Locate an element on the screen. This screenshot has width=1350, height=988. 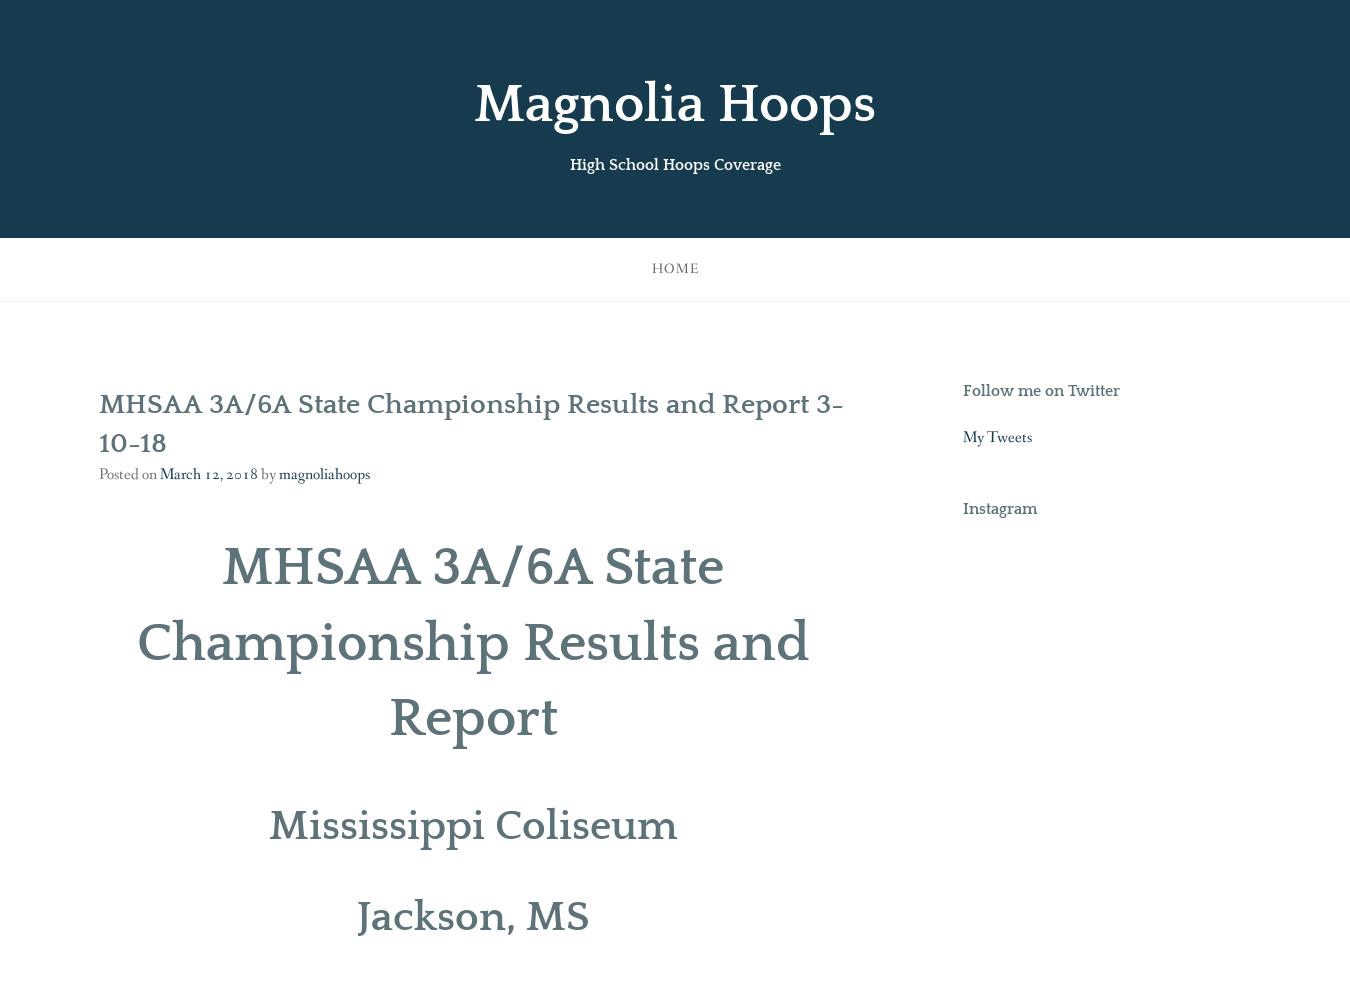
'Mississippi Coliseum' is located at coordinates (268, 826).